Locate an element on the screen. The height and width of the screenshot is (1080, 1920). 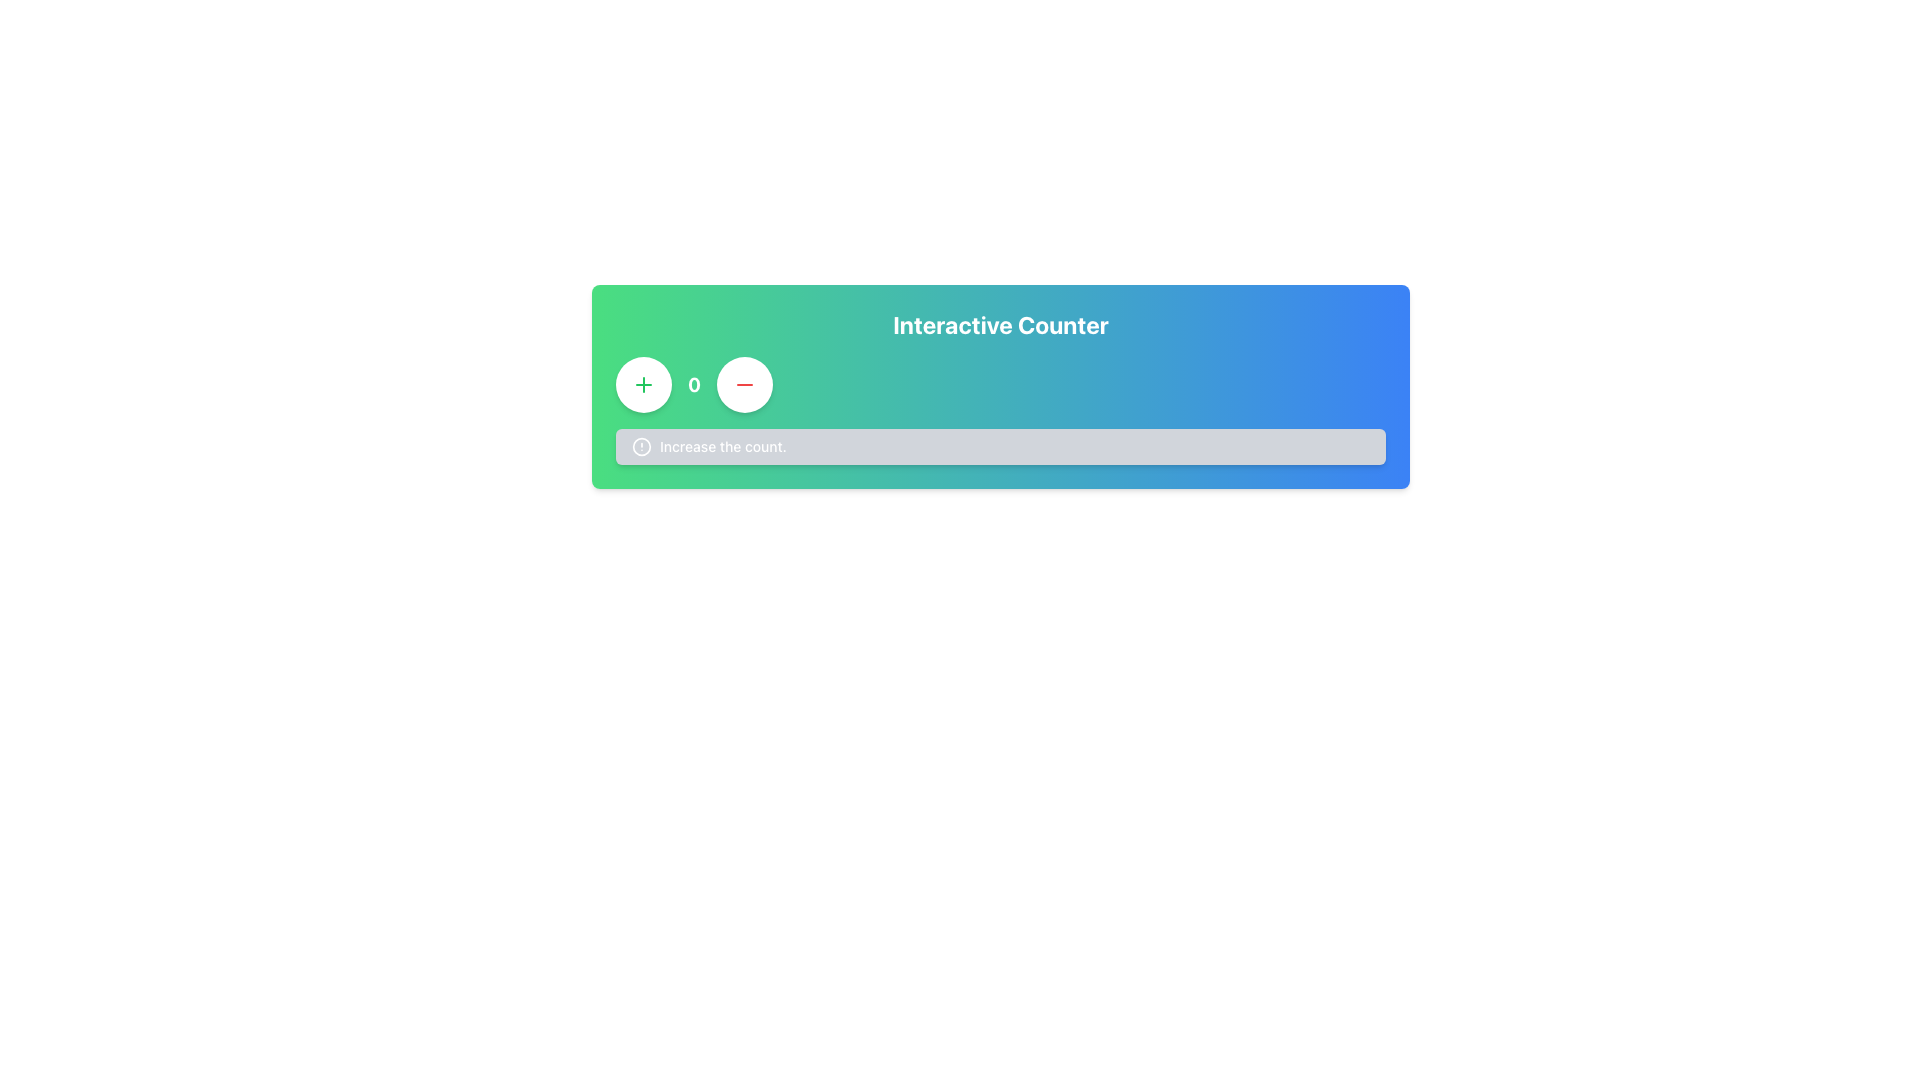
the circular button with a white background and a green plus symbol is located at coordinates (643, 385).